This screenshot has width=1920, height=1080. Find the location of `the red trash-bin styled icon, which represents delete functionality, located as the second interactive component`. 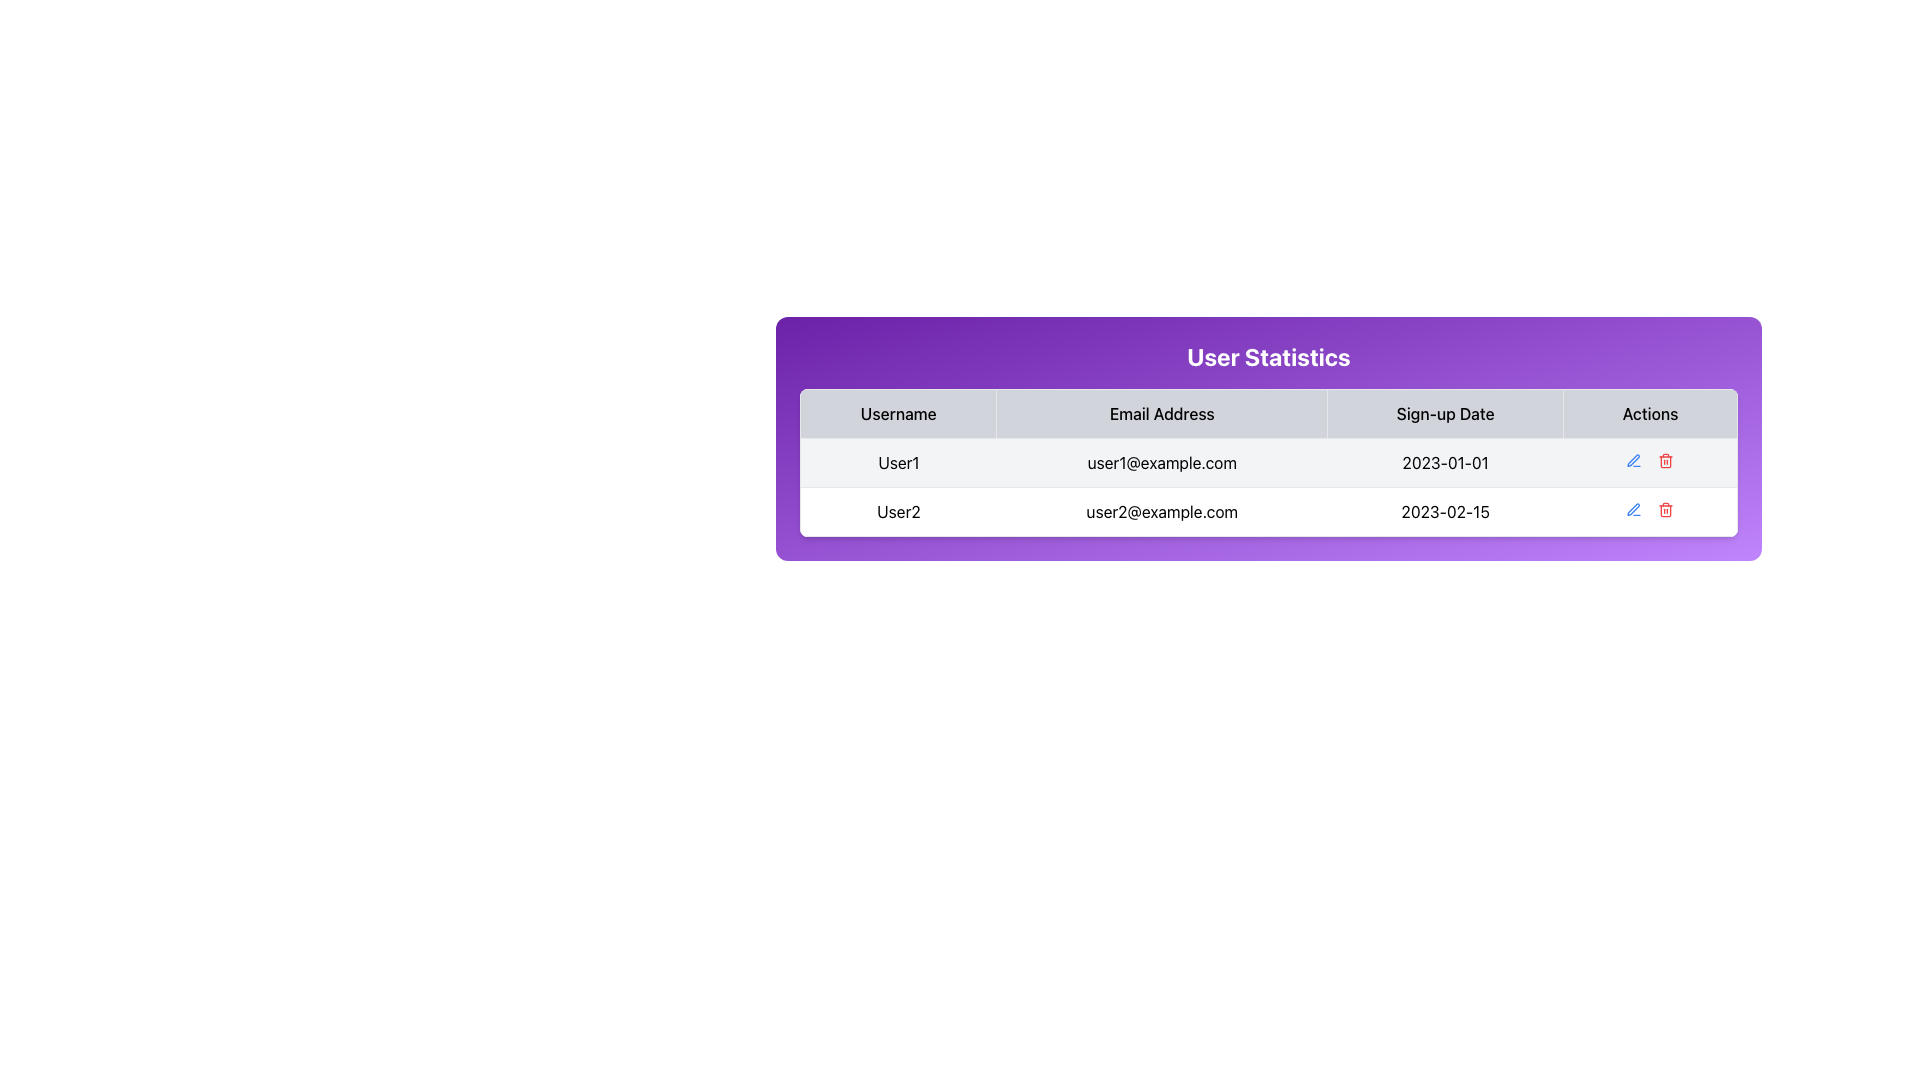

the red trash-bin styled icon, which represents delete functionality, located as the second interactive component is located at coordinates (1666, 461).